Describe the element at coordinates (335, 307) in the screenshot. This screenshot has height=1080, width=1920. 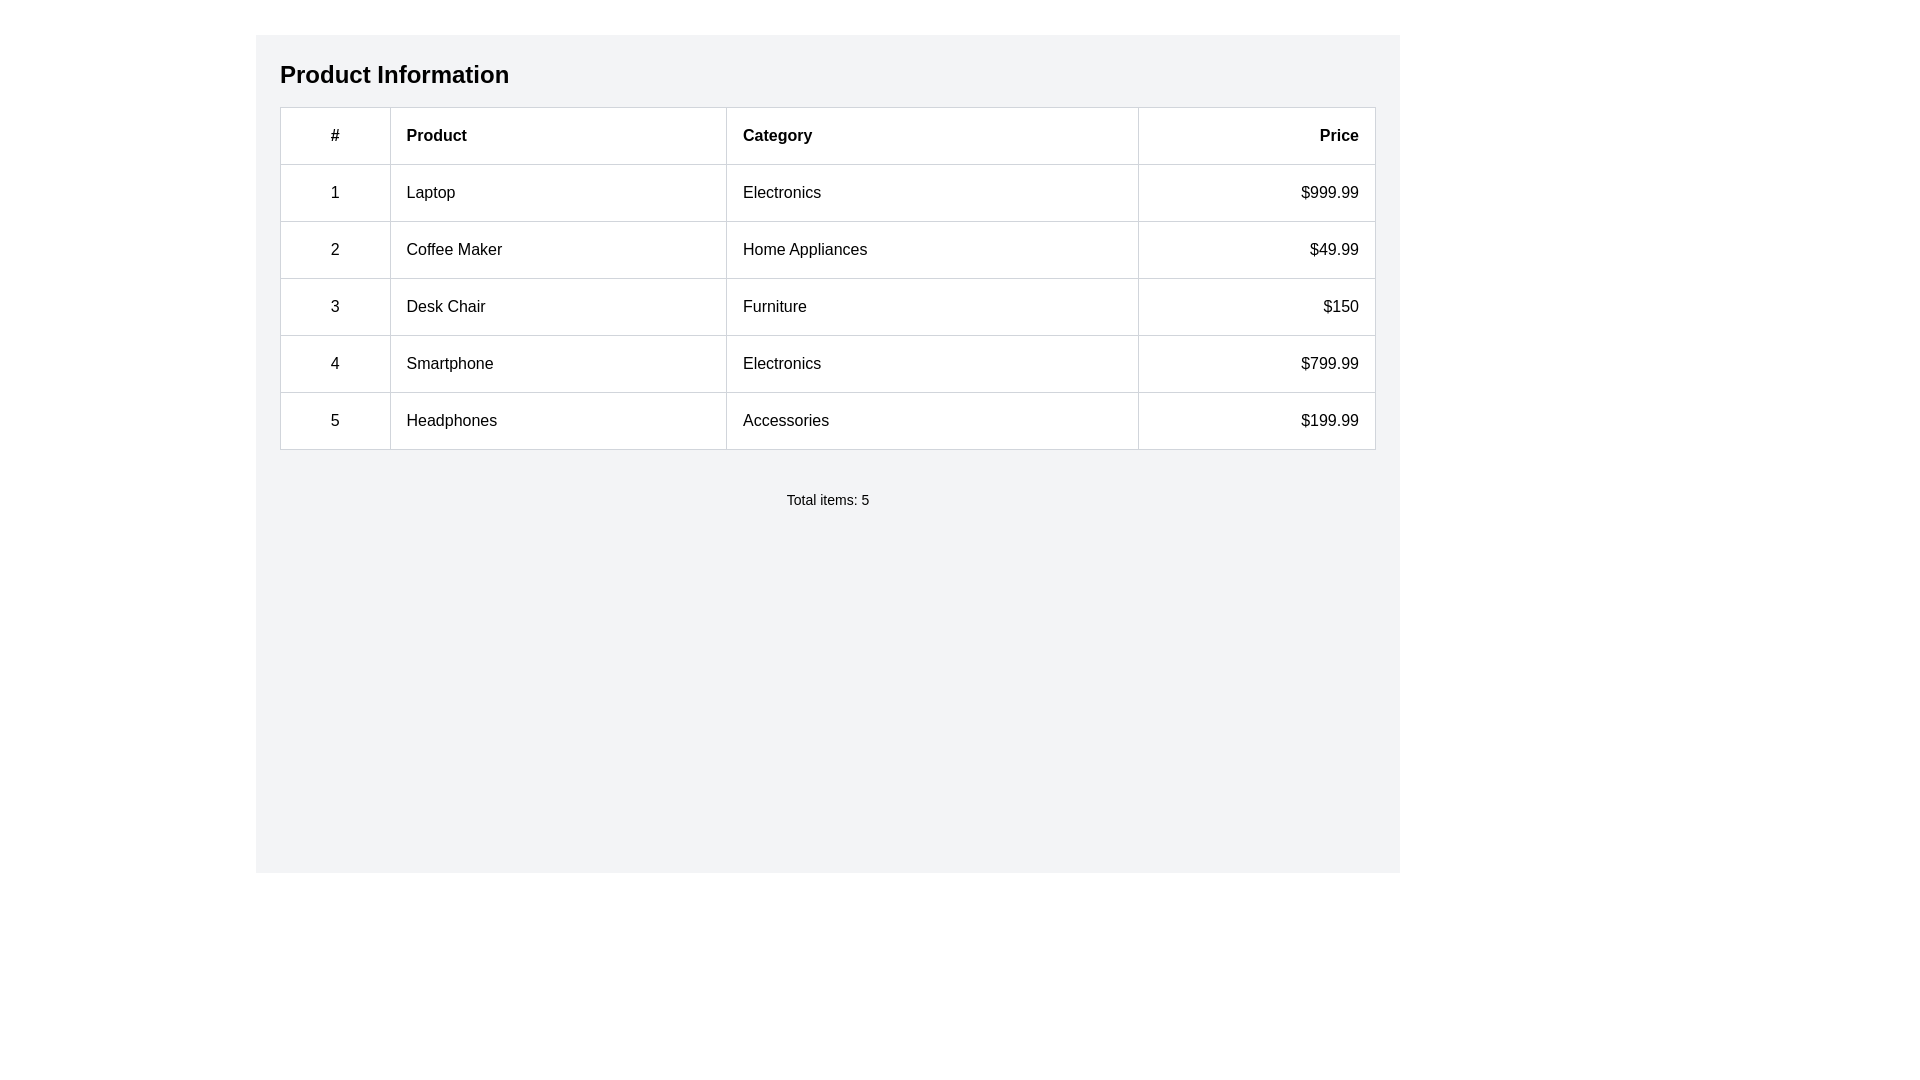
I see `the text element that serves as an identifier or serial number for the row in the first column and third row of the table, located near 'Desk Chair', 'Furniture', and '$150'` at that location.